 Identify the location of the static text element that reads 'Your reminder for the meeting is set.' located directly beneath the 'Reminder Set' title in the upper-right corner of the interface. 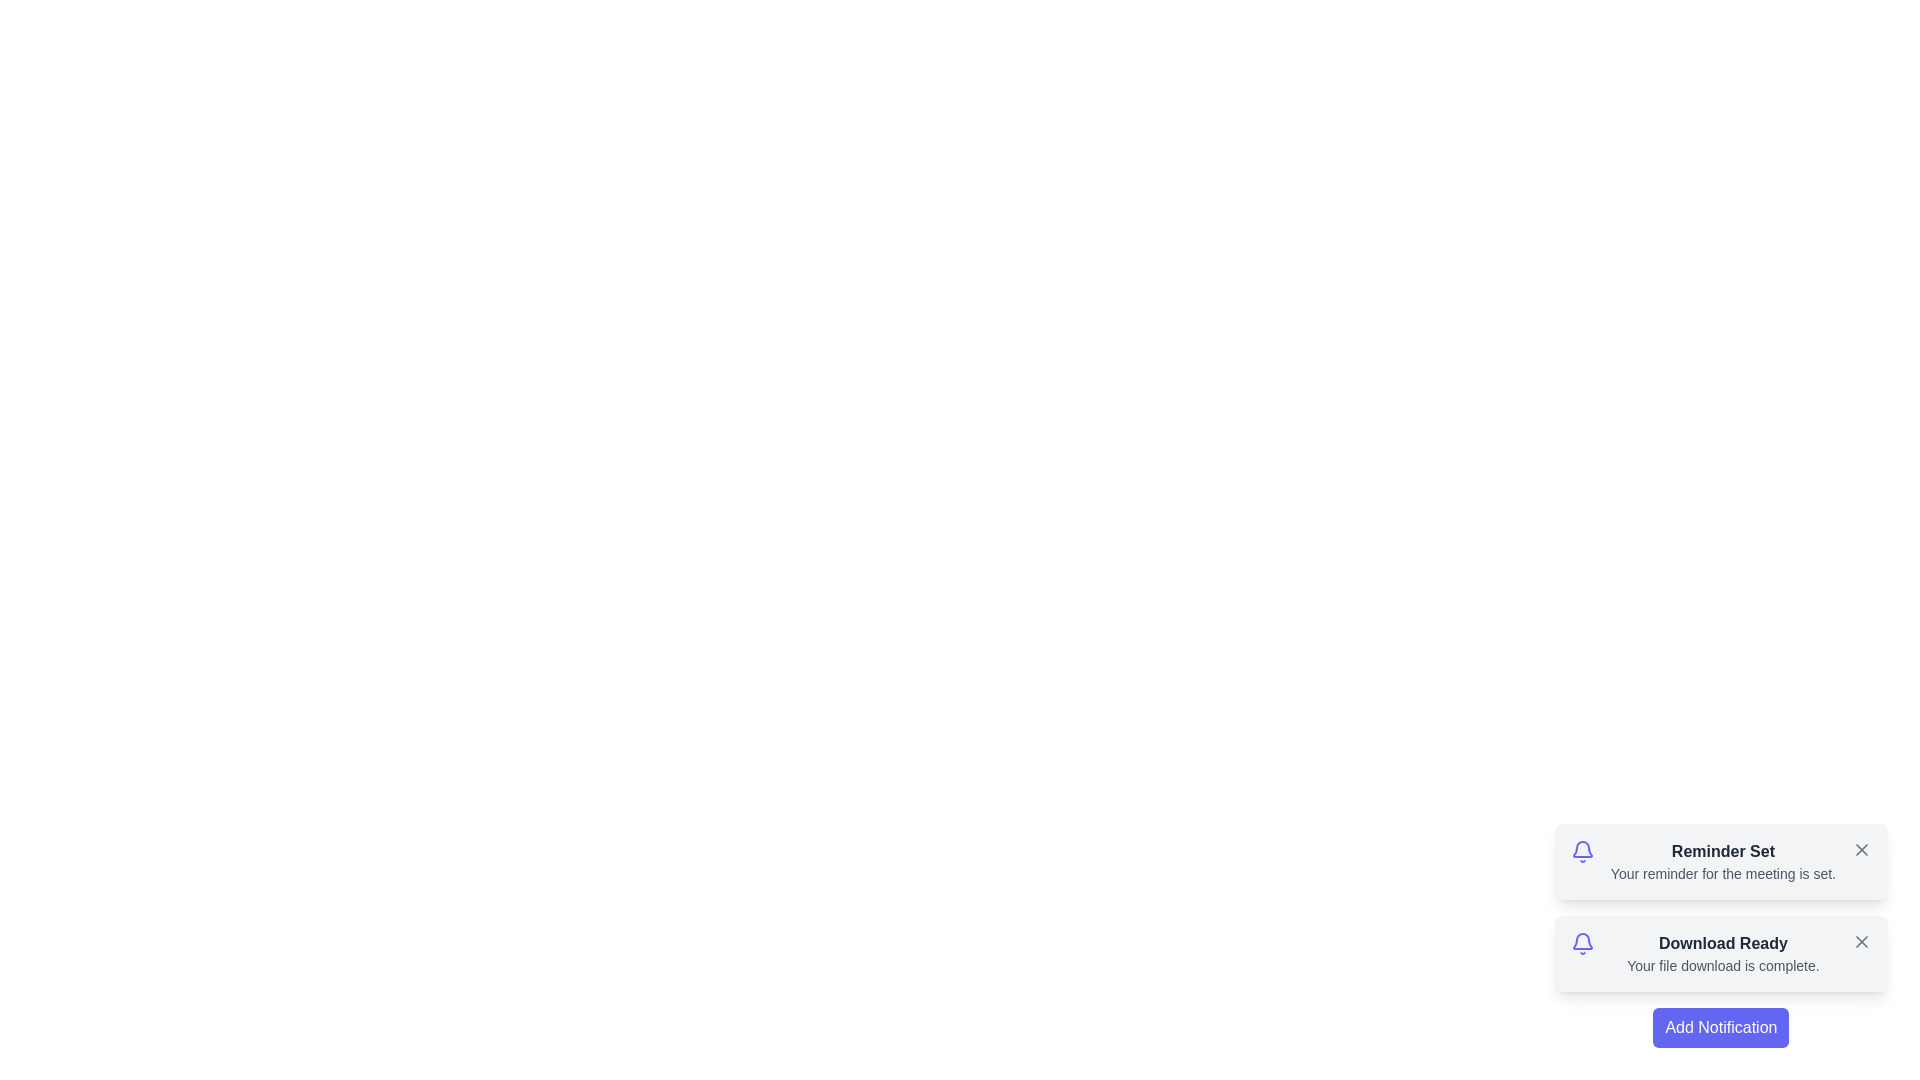
(1722, 873).